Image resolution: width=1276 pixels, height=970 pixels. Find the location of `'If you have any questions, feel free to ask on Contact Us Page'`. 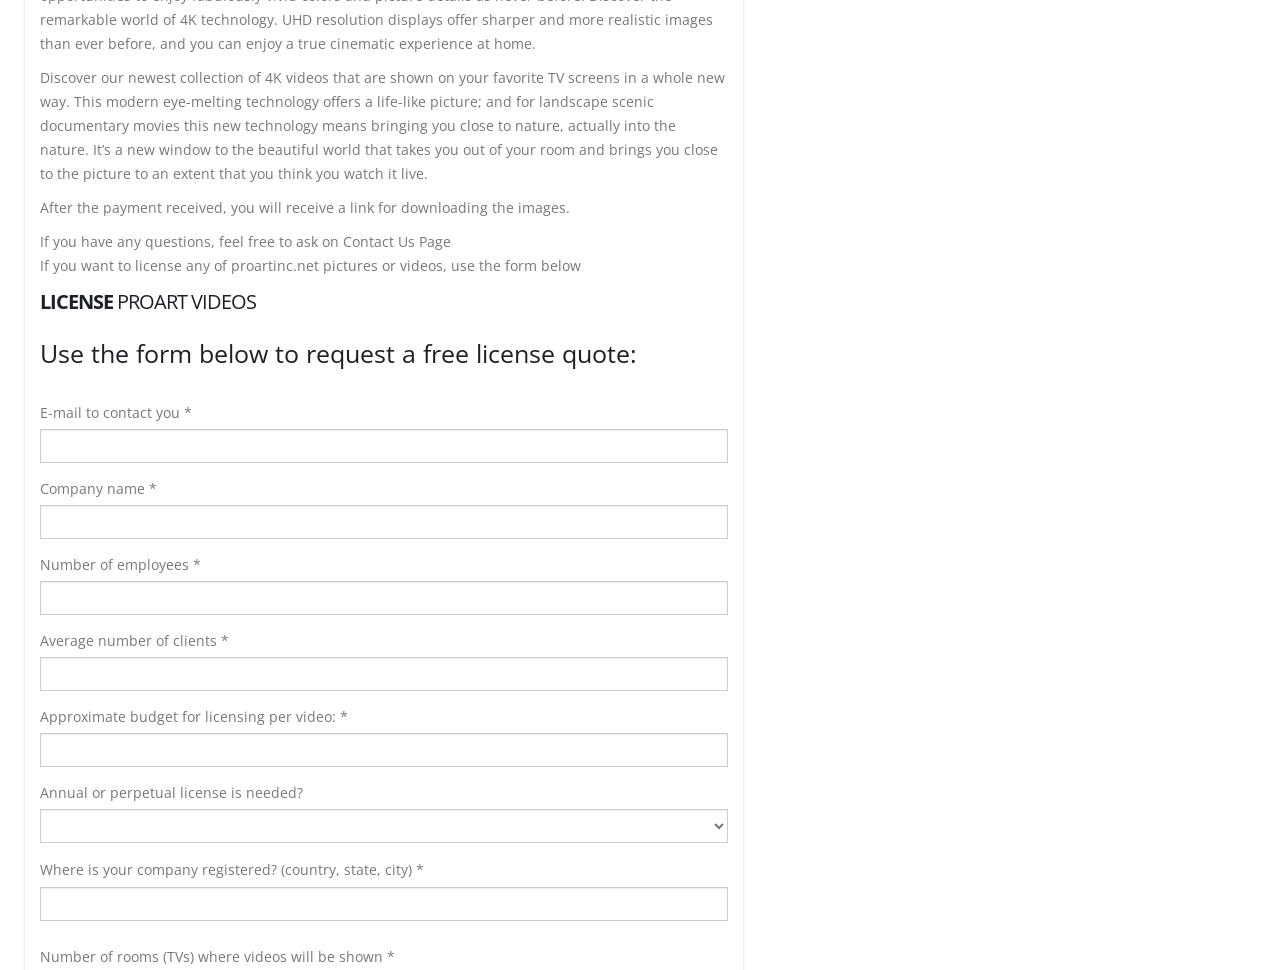

'If you have any questions, feel free to ask on Contact Us Page' is located at coordinates (39, 240).